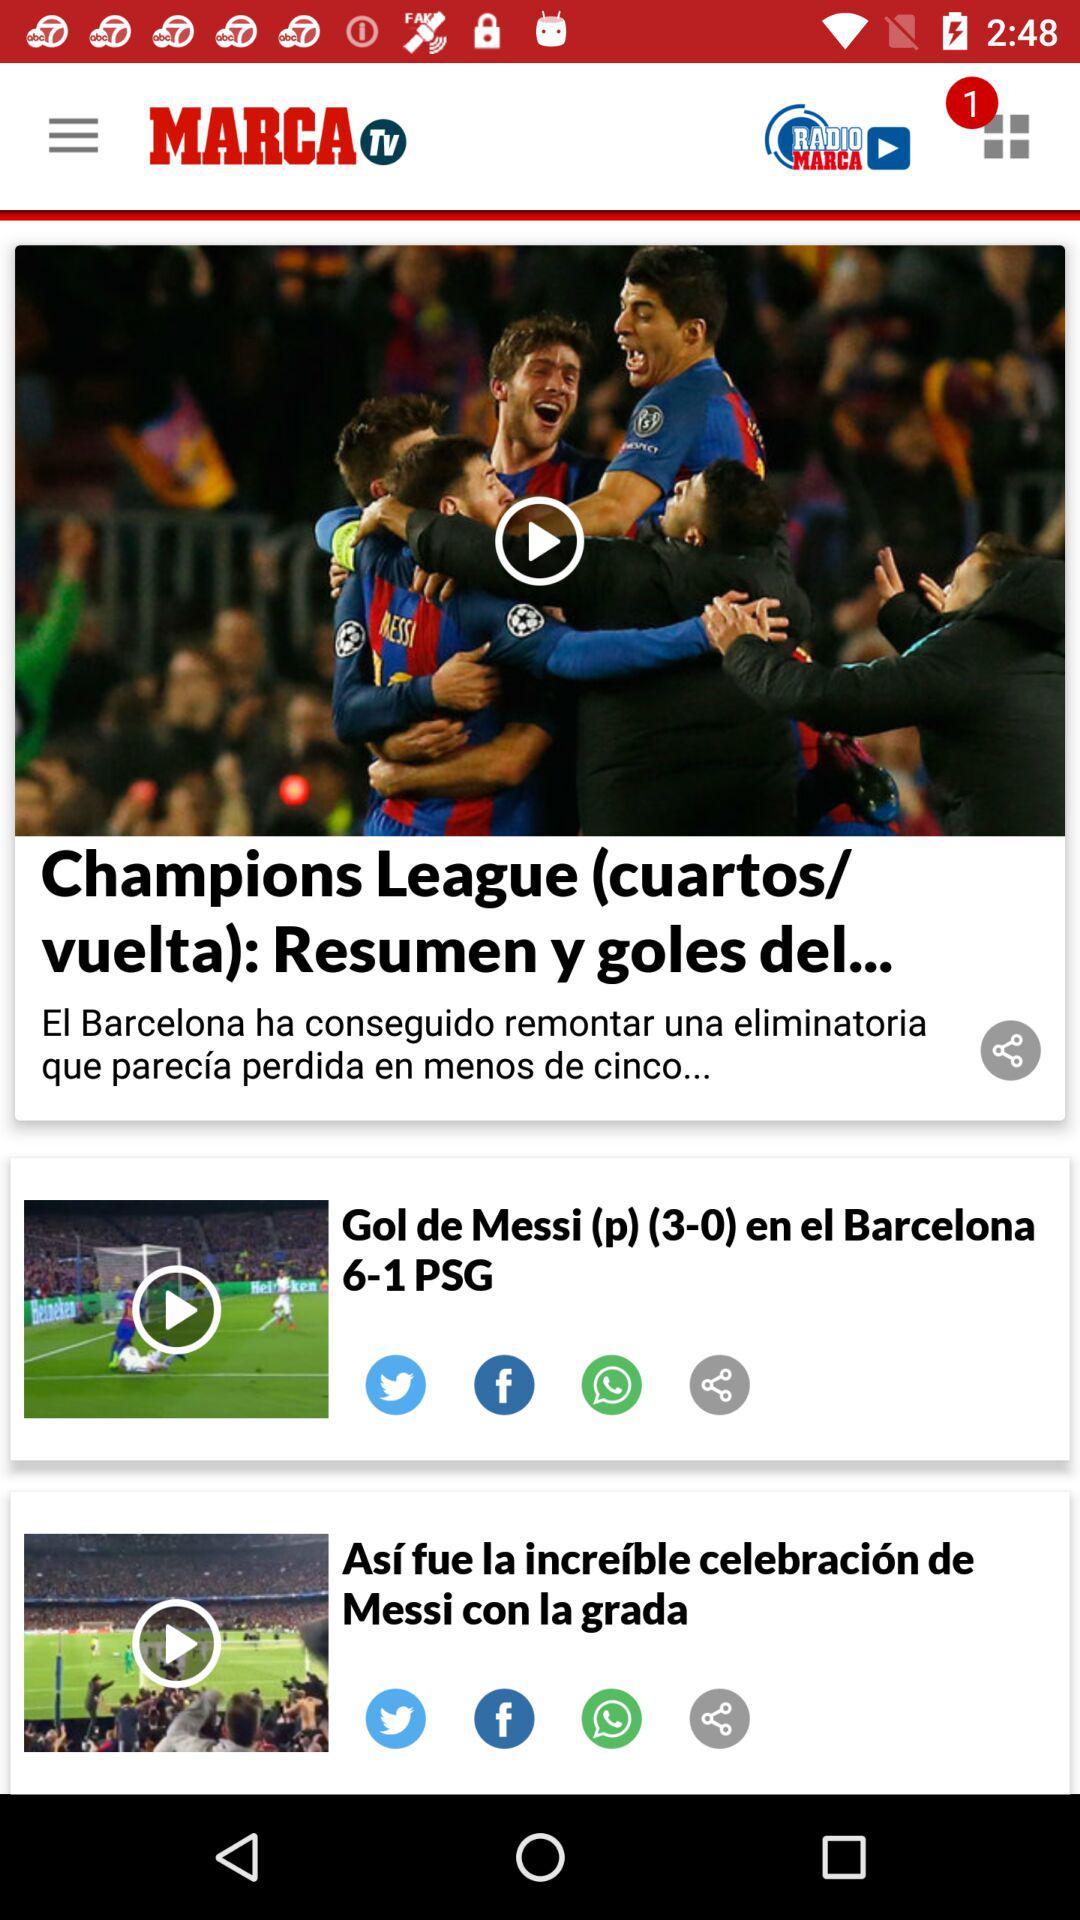 The image size is (1080, 1920). What do you see at coordinates (396, 1384) in the screenshot?
I see `share the video with your twitter friends` at bounding box center [396, 1384].